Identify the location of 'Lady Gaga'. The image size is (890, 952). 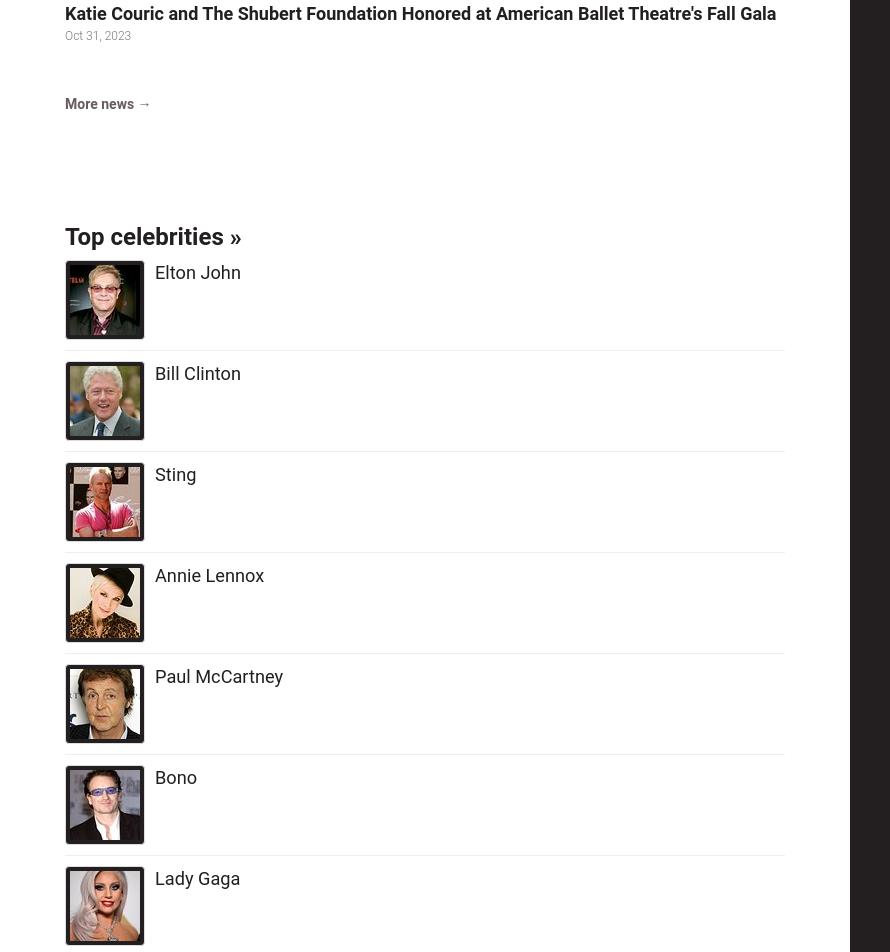
(197, 878).